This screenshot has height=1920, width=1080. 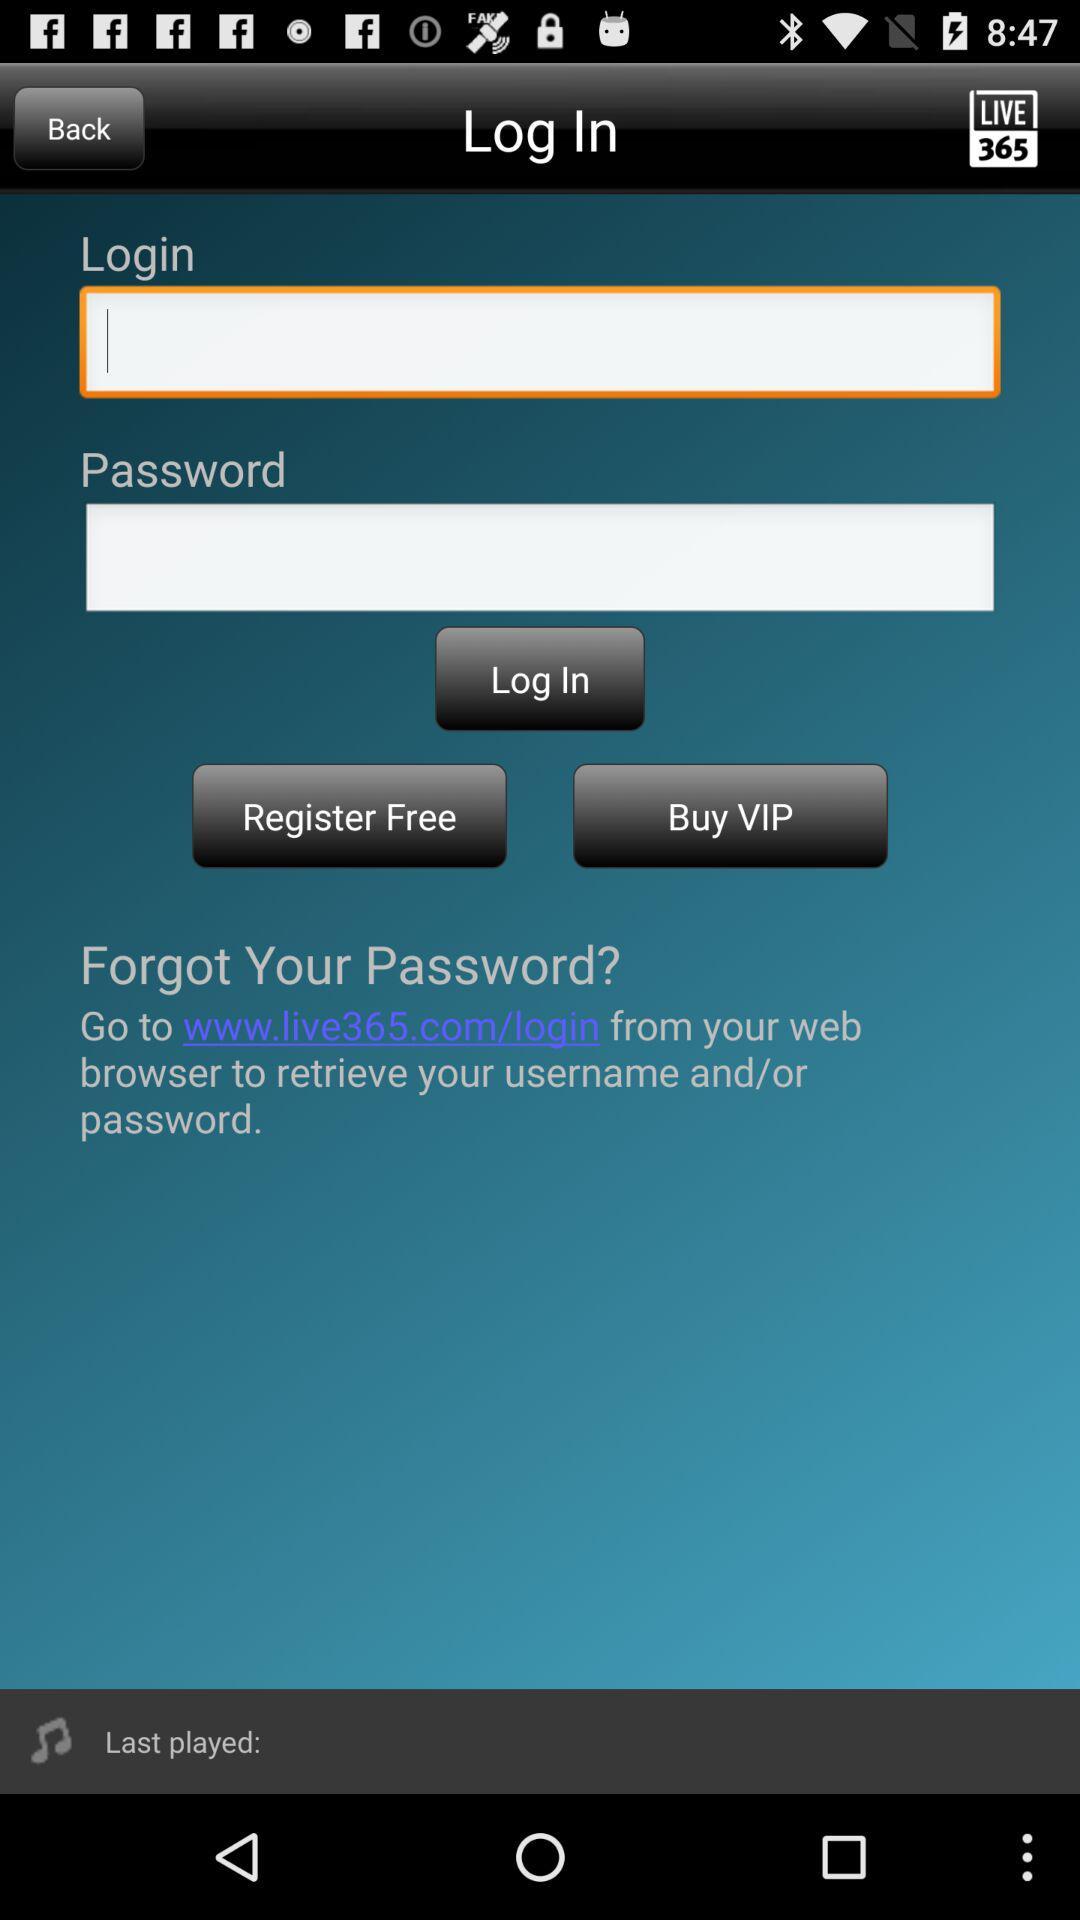 I want to click on back item, so click(x=78, y=127).